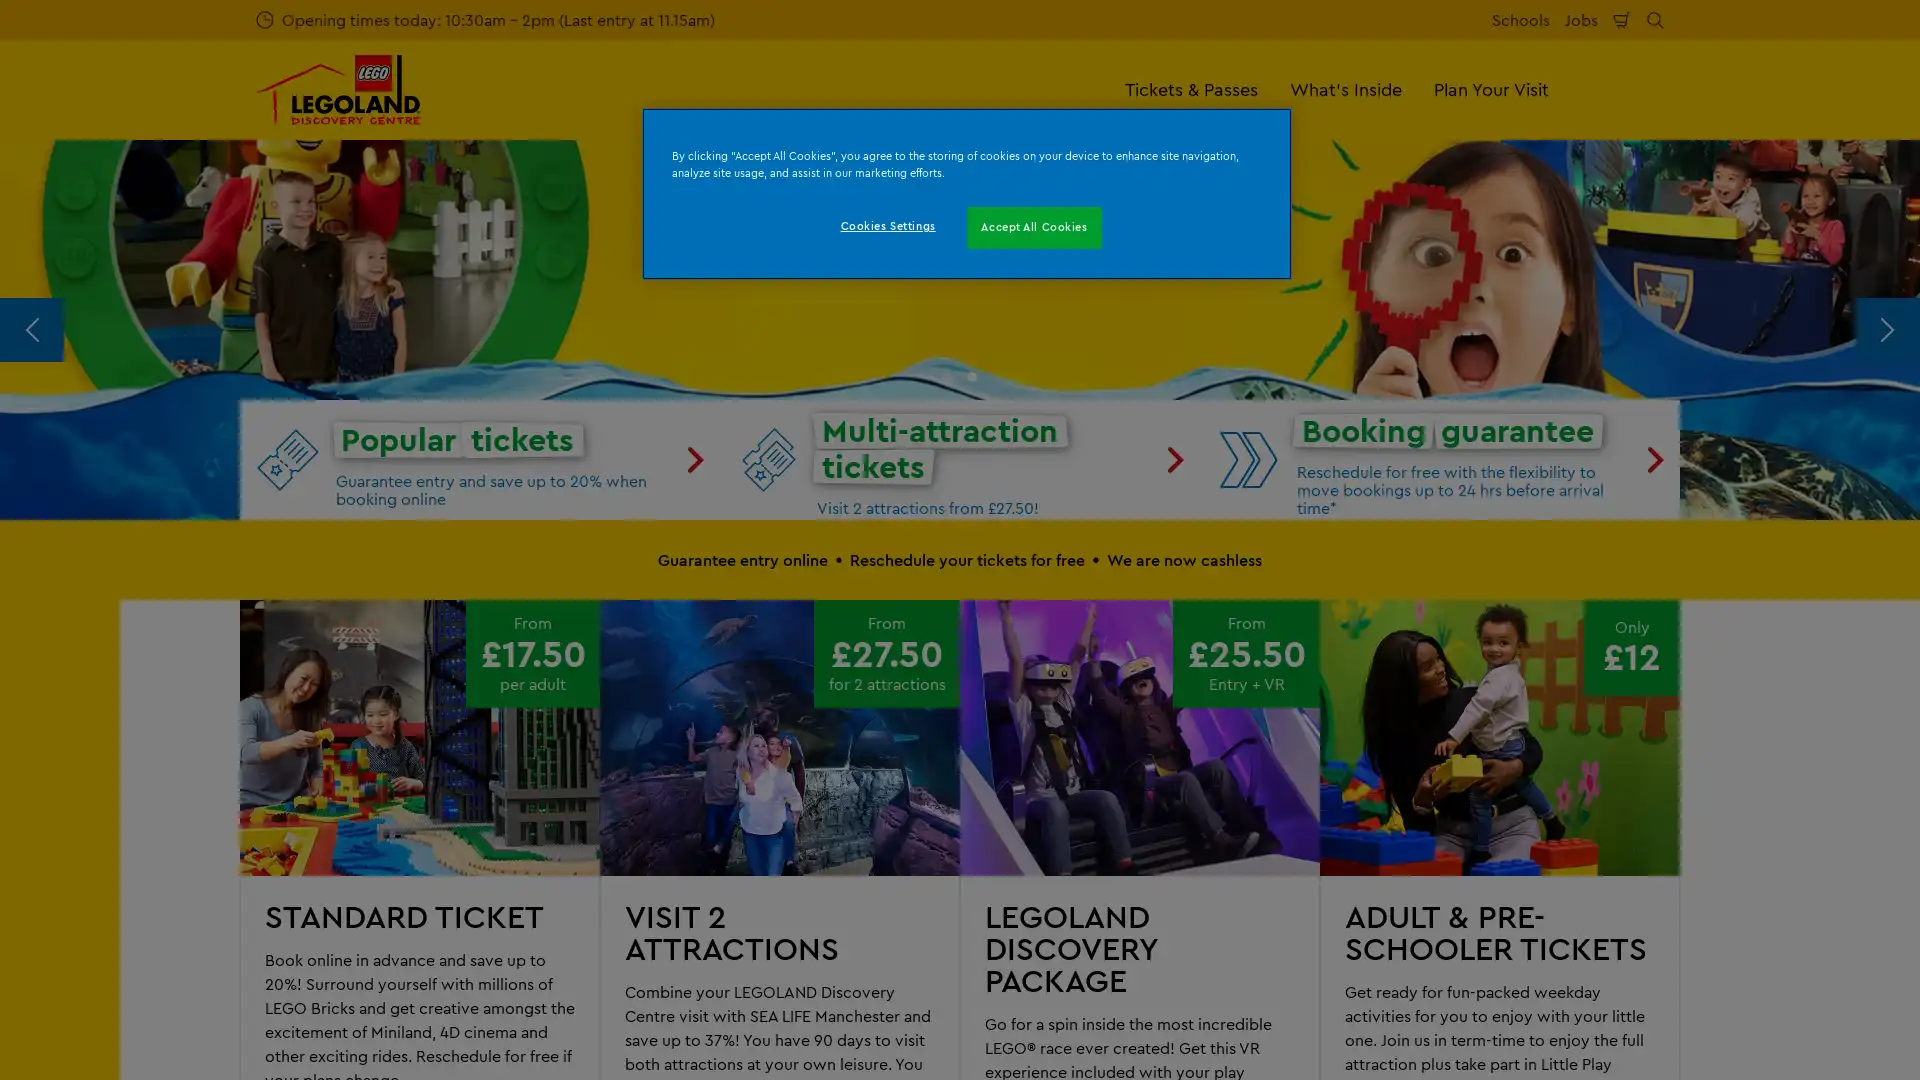 The image size is (1920, 1080). Describe the element at coordinates (1655, 19) in the screenshot. I see `Search` at that location.